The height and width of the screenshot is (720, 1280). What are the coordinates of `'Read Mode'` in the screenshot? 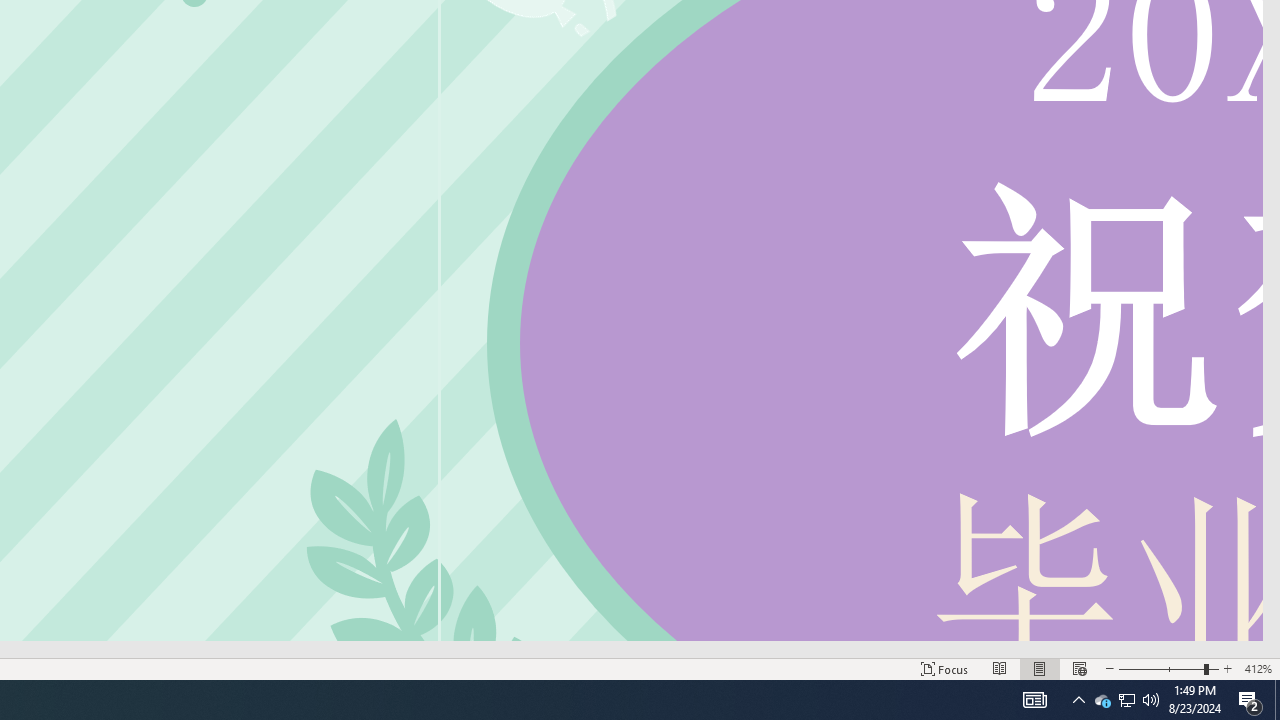 It's located at (1000, 669).